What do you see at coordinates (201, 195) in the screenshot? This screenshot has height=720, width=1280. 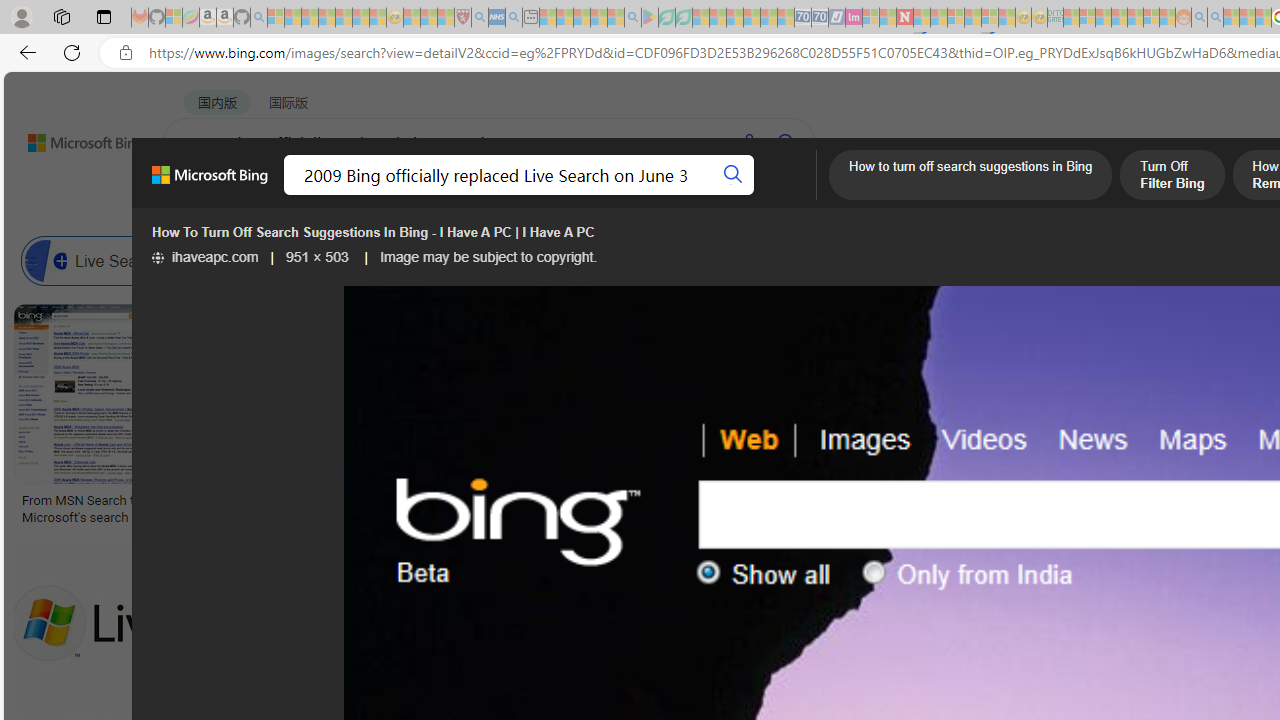 I see `'WEB'` at bounding box center [201, 195].